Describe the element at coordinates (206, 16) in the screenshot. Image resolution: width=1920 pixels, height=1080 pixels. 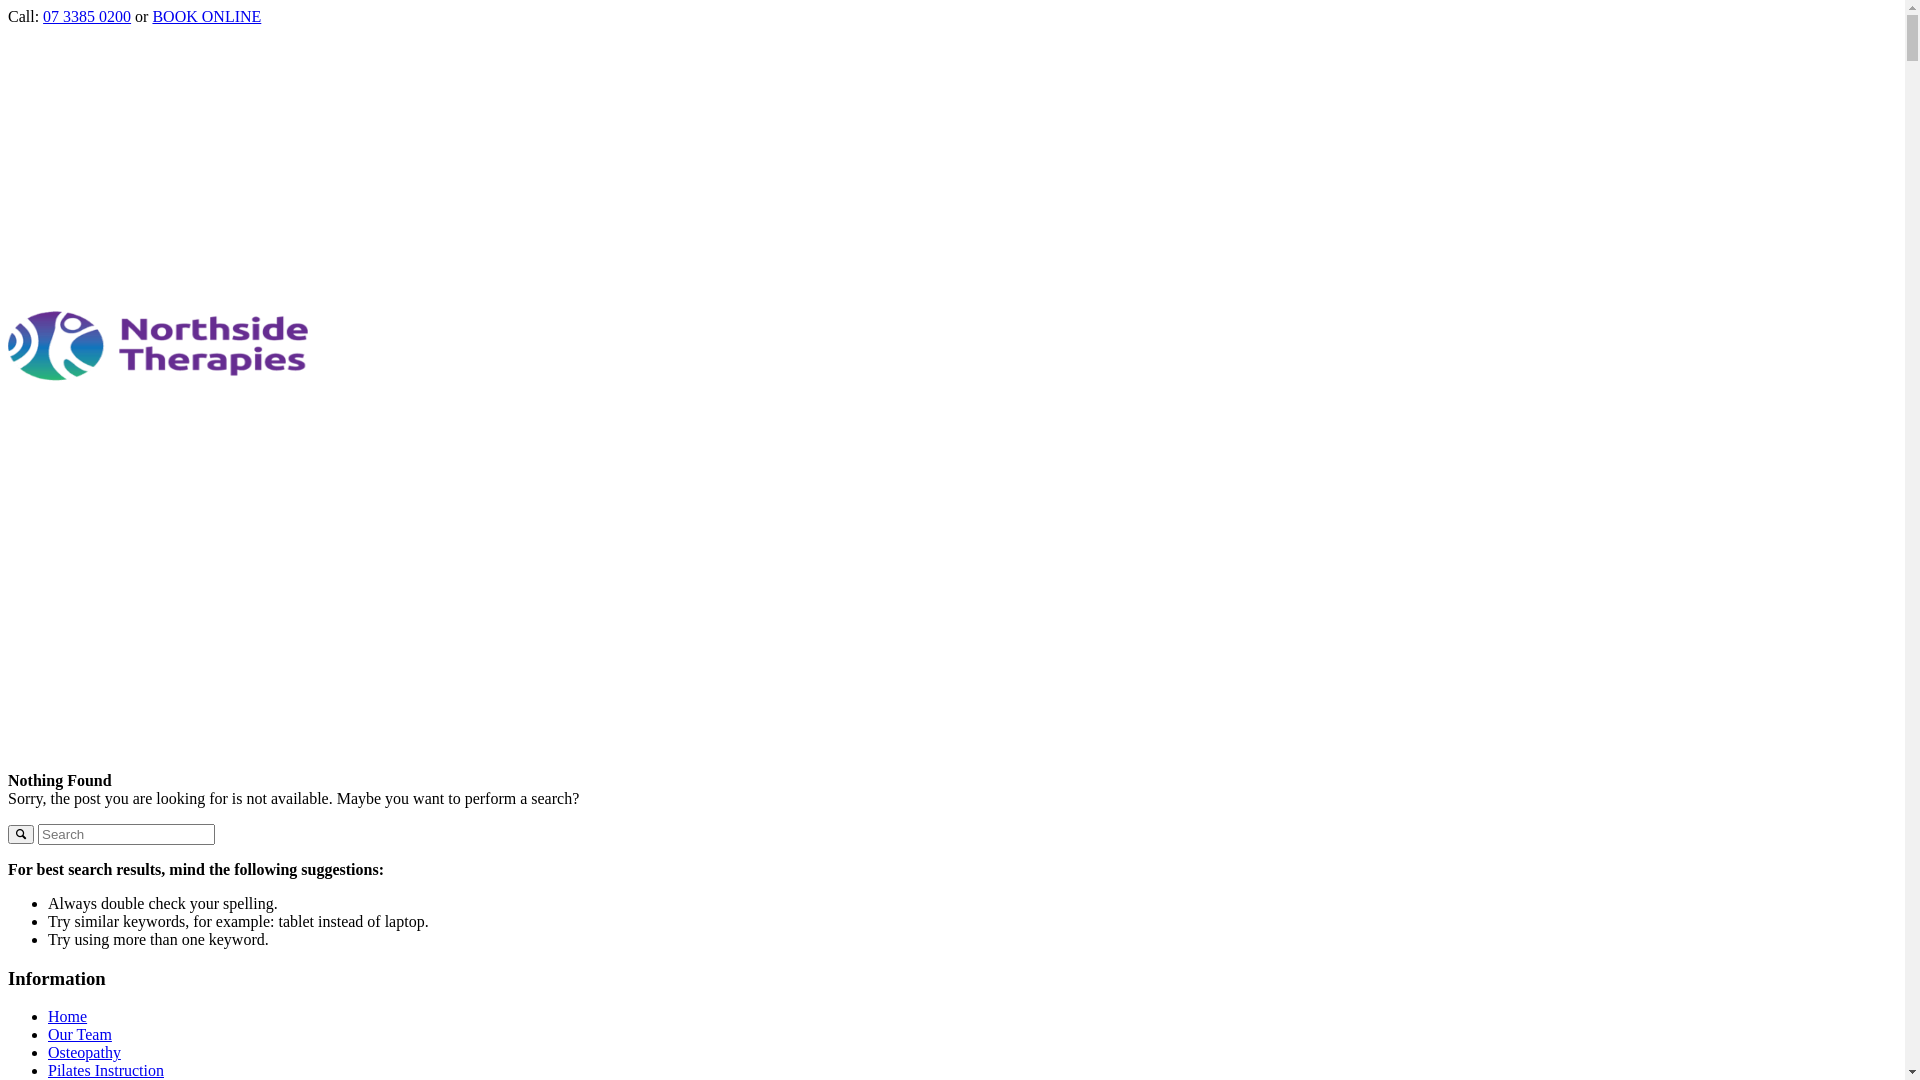
I see `'BOOK ONLINE'` at that location.